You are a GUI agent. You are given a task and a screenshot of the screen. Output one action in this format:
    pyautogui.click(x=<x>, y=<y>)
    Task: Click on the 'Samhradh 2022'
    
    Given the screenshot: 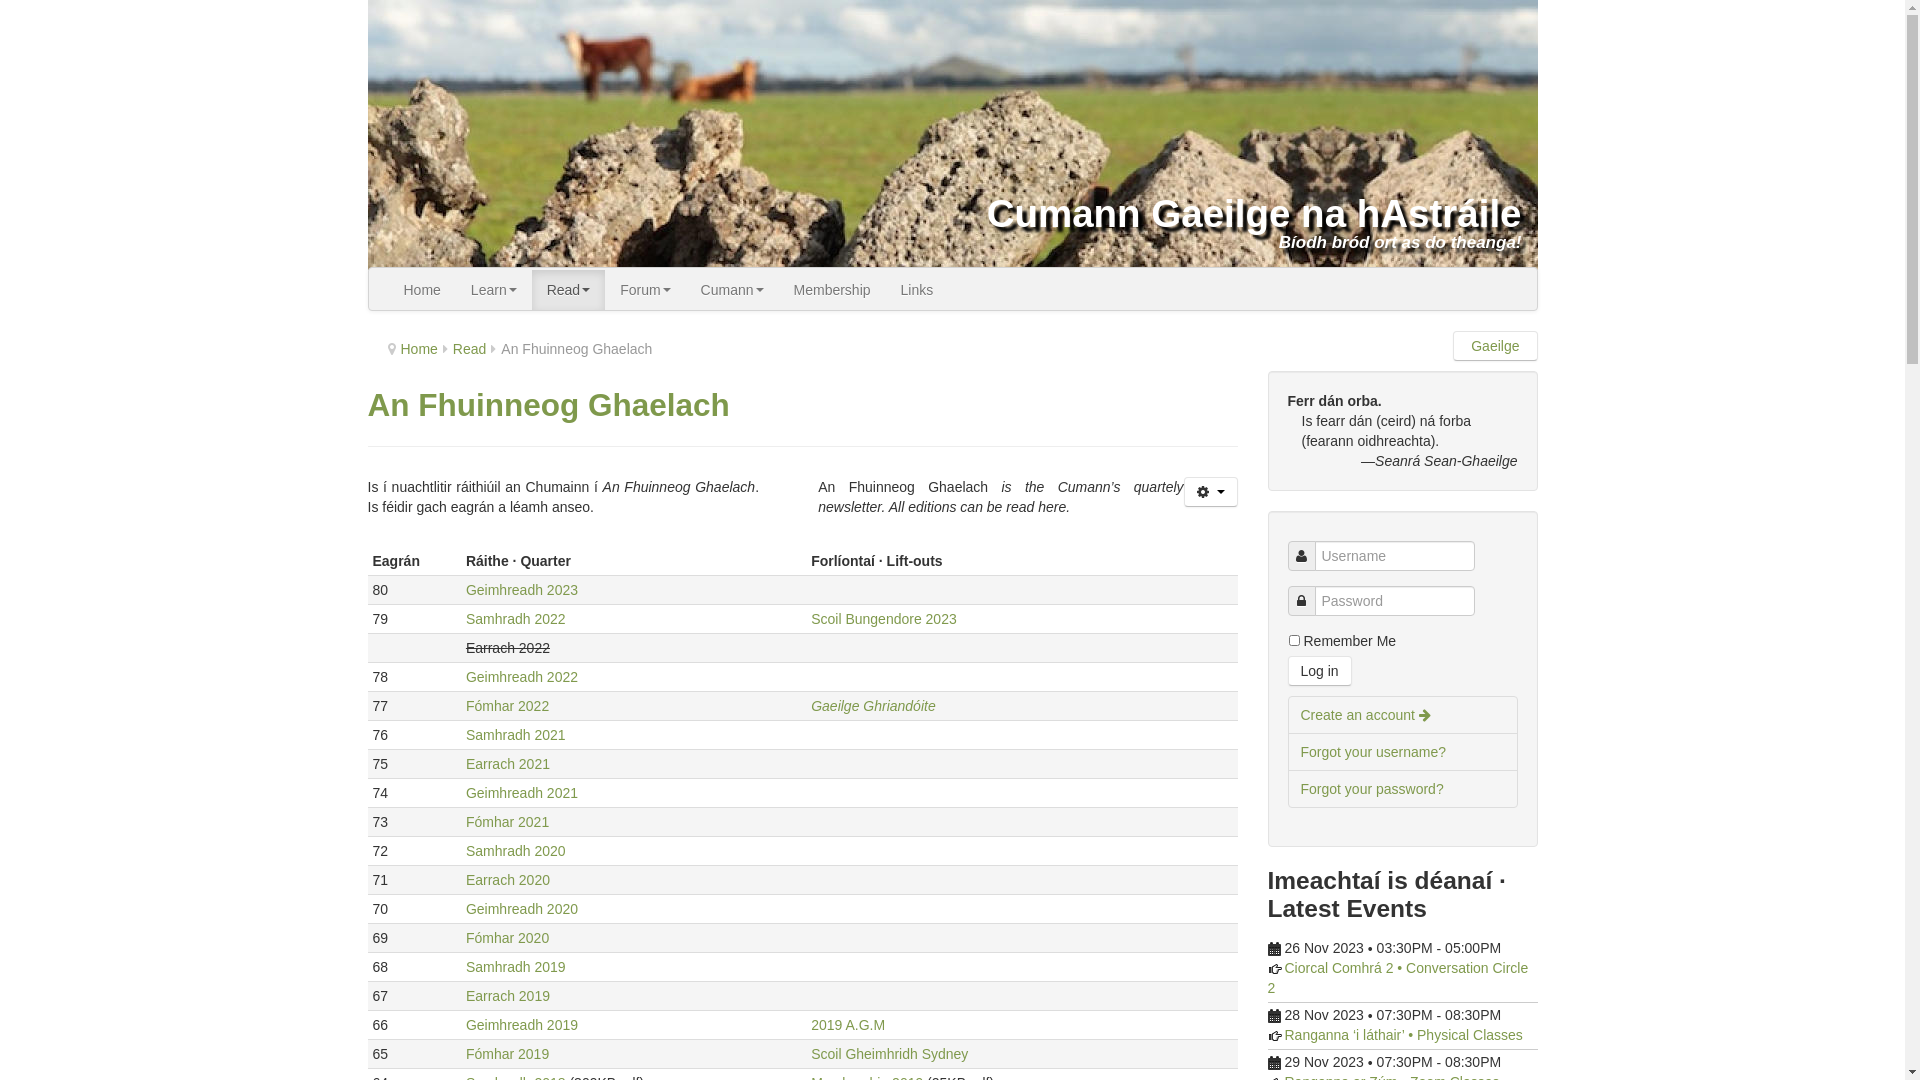 What is the action you would take?
    pyautogui.click(x=515, y=617)
    